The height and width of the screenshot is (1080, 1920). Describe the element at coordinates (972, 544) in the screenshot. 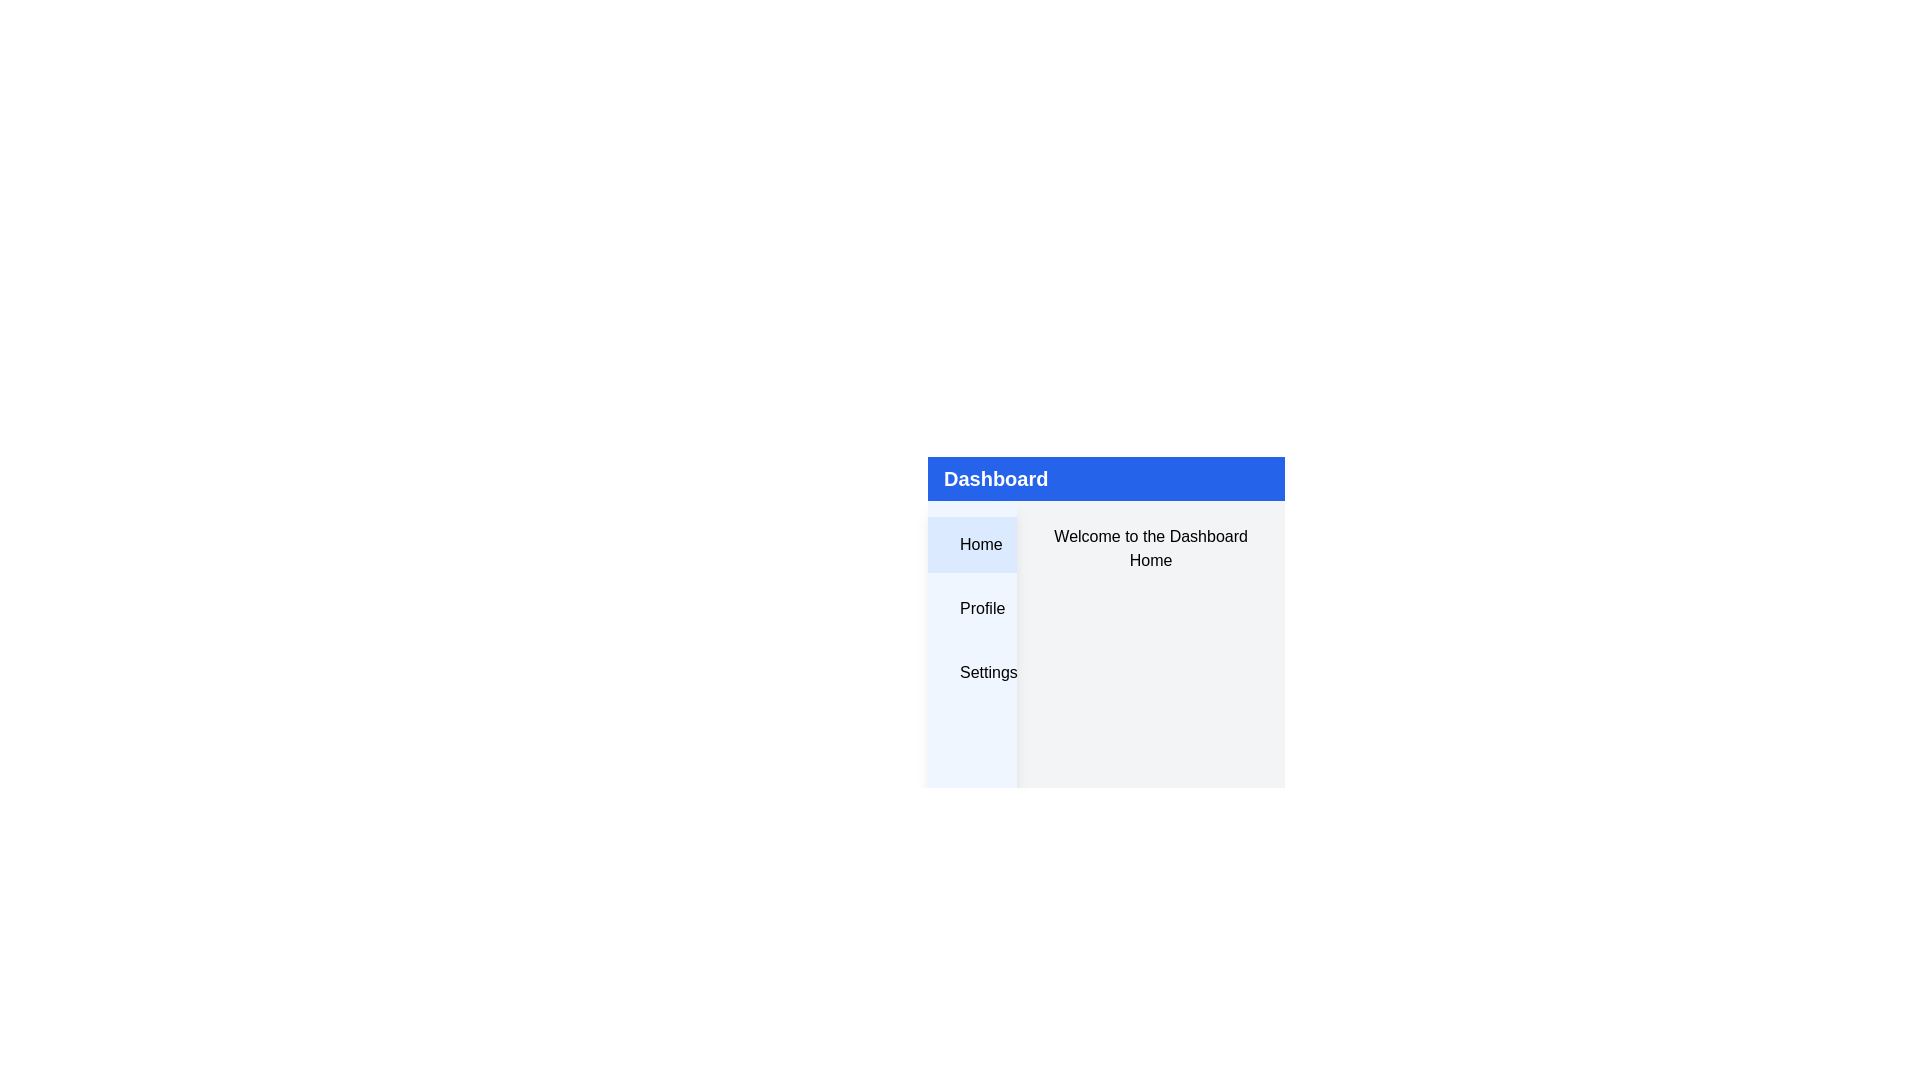

I see `the menu item labeled Home to navigate to the corresponding section` at that location.